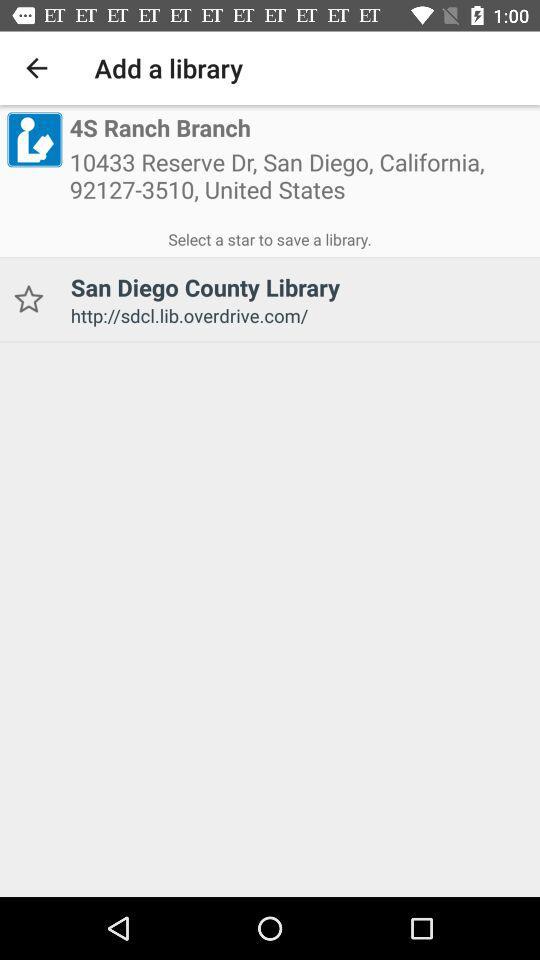 This screenshot has height=960, width=540. What do you see at coordinates (33, 138) in the screenshot?
I see `the item above select a star` at bounding box center [33, 138].